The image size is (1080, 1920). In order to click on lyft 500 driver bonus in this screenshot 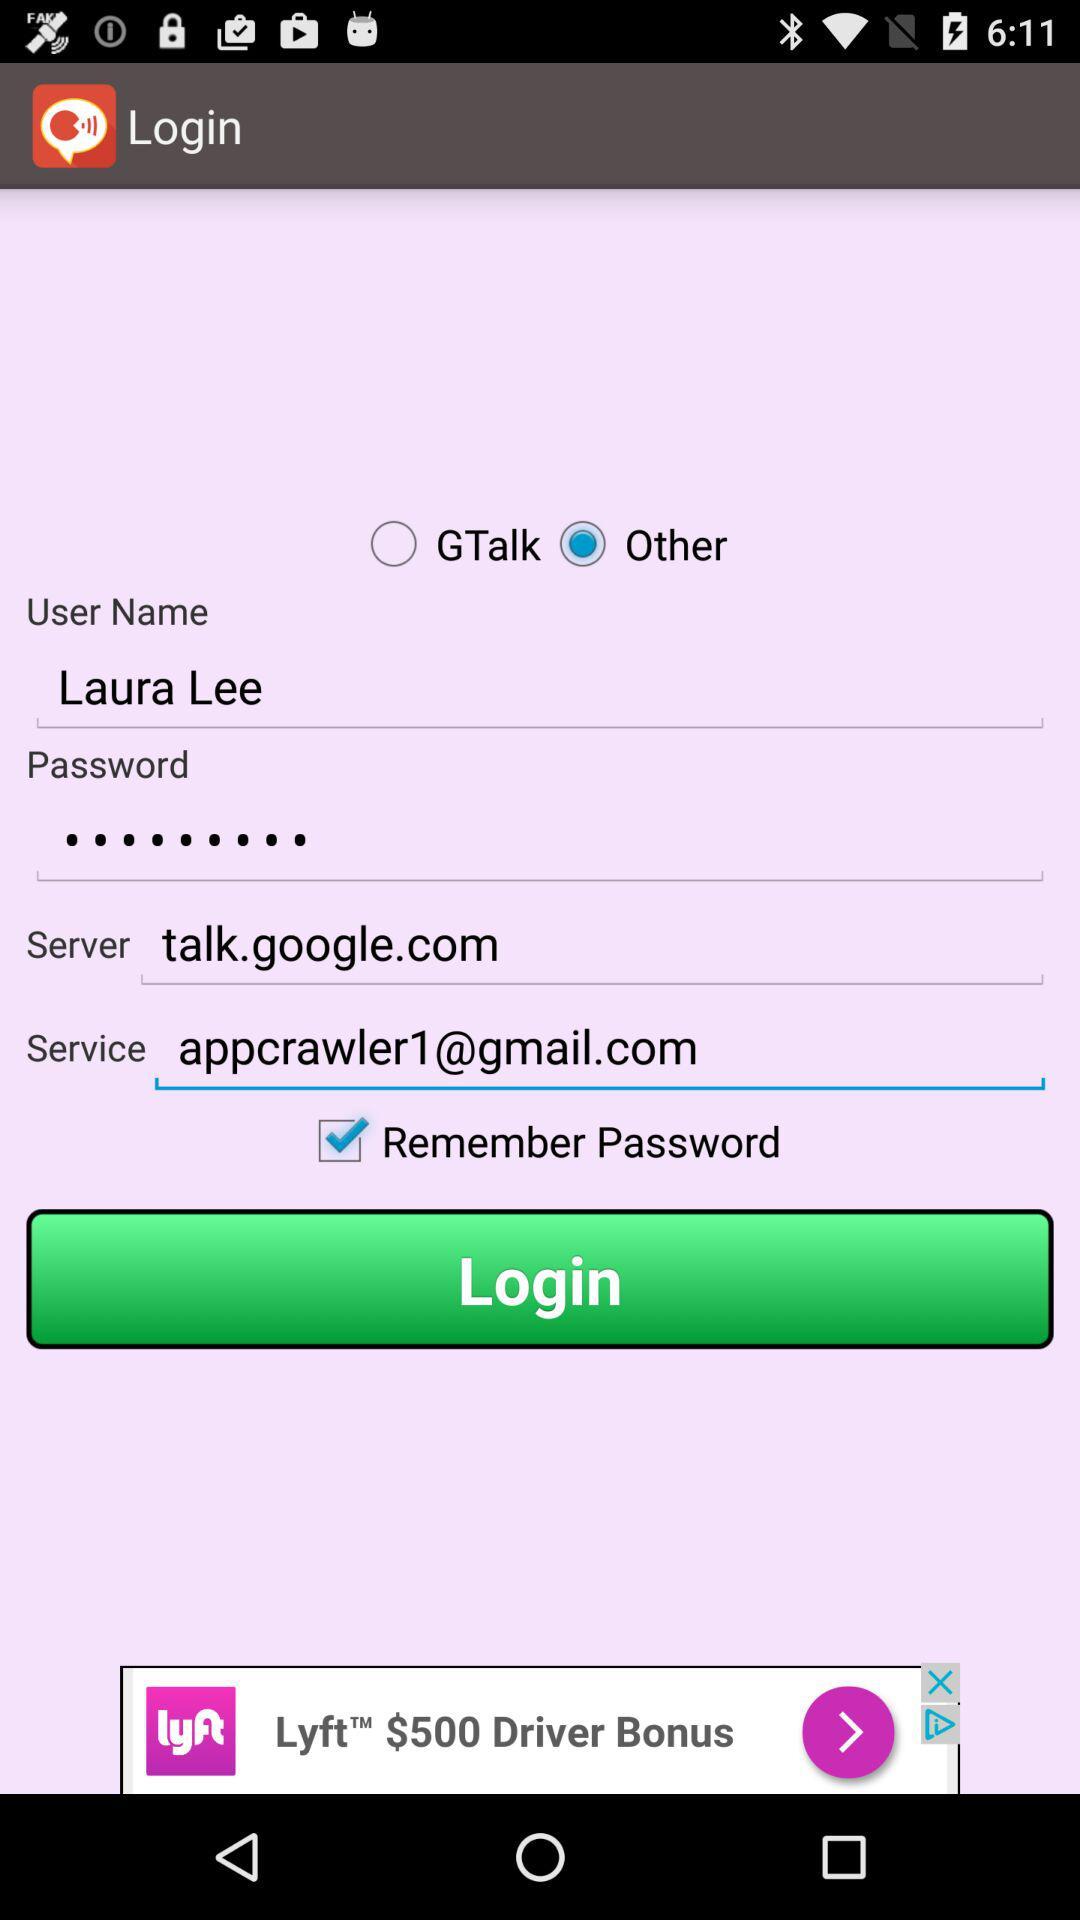, I will do `click(540, 1727)`.